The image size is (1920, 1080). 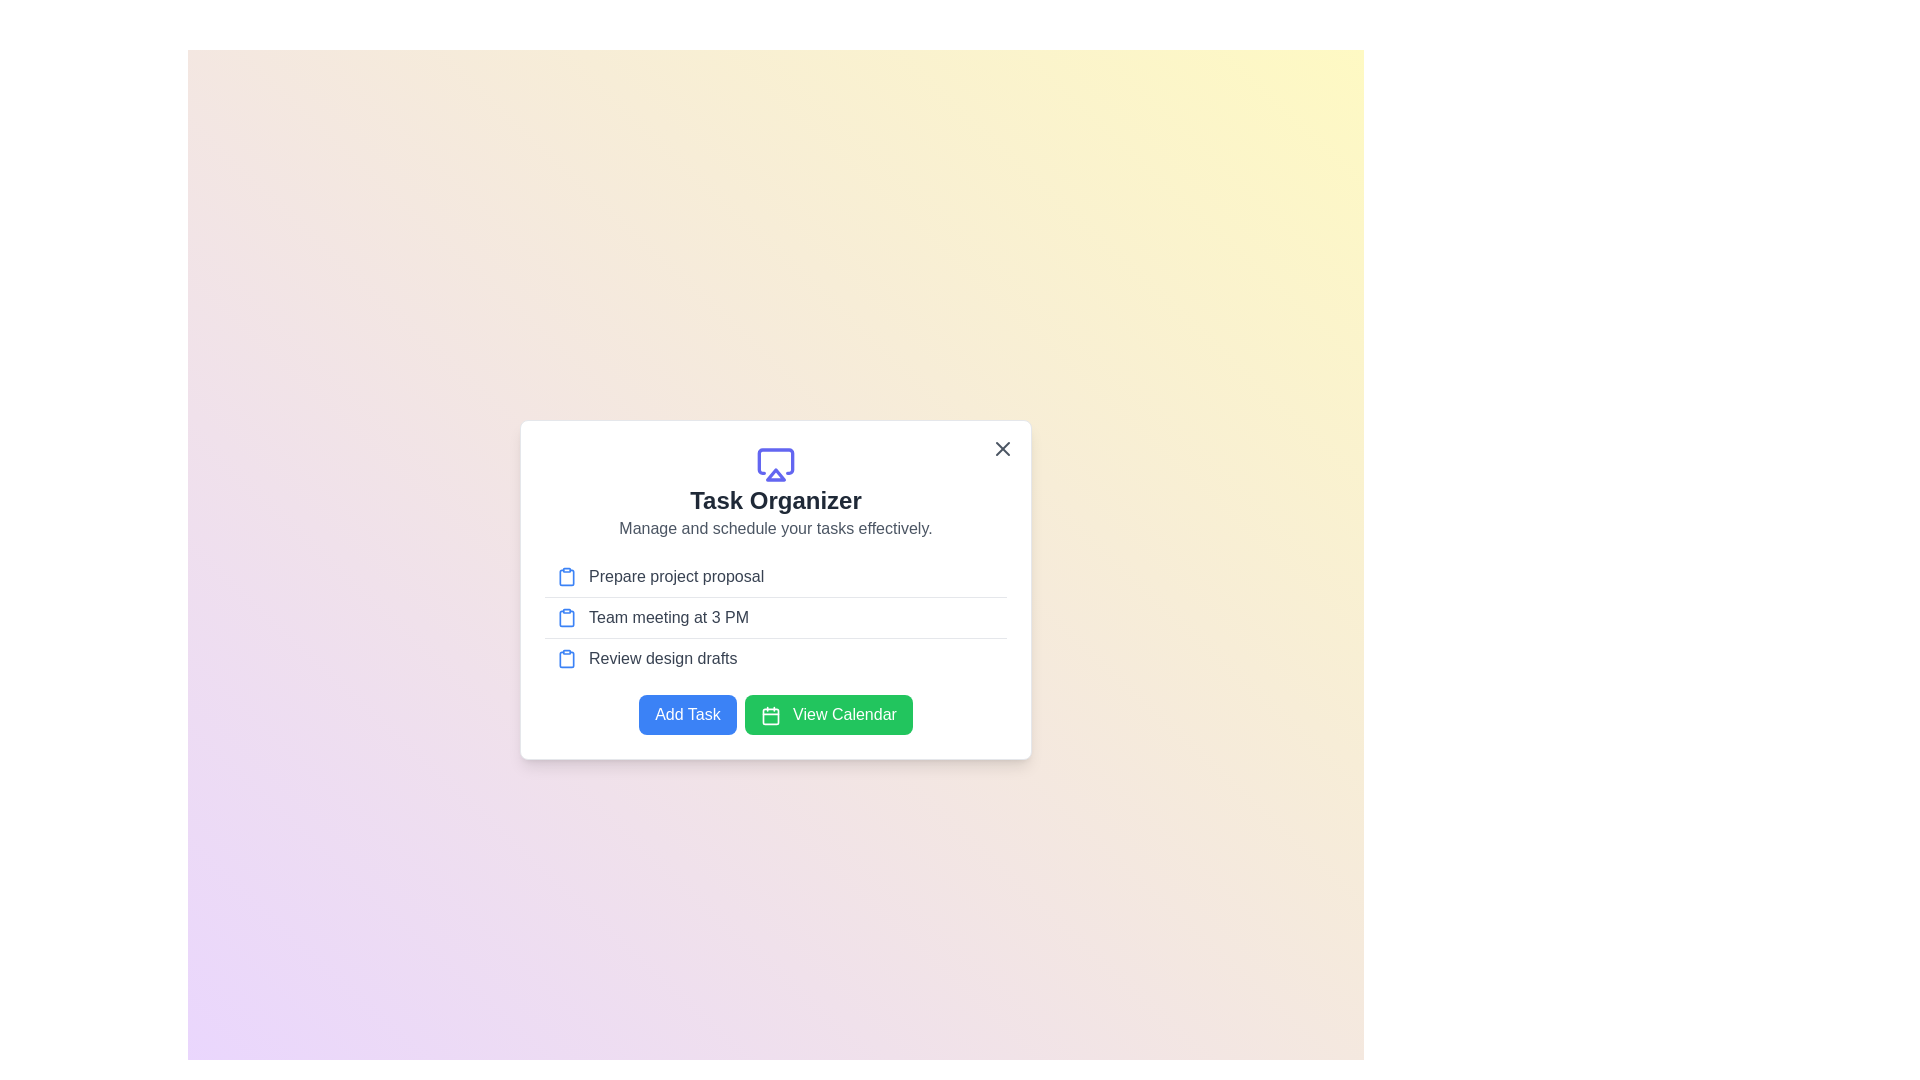 What do you see at coordinates (775, 527) in the screenshot?
I see `text label displaying 'Manage and schedule your tasks effectively.' located below the title 'Task Organizer' in the modal box` at bounding box center [775, 527].